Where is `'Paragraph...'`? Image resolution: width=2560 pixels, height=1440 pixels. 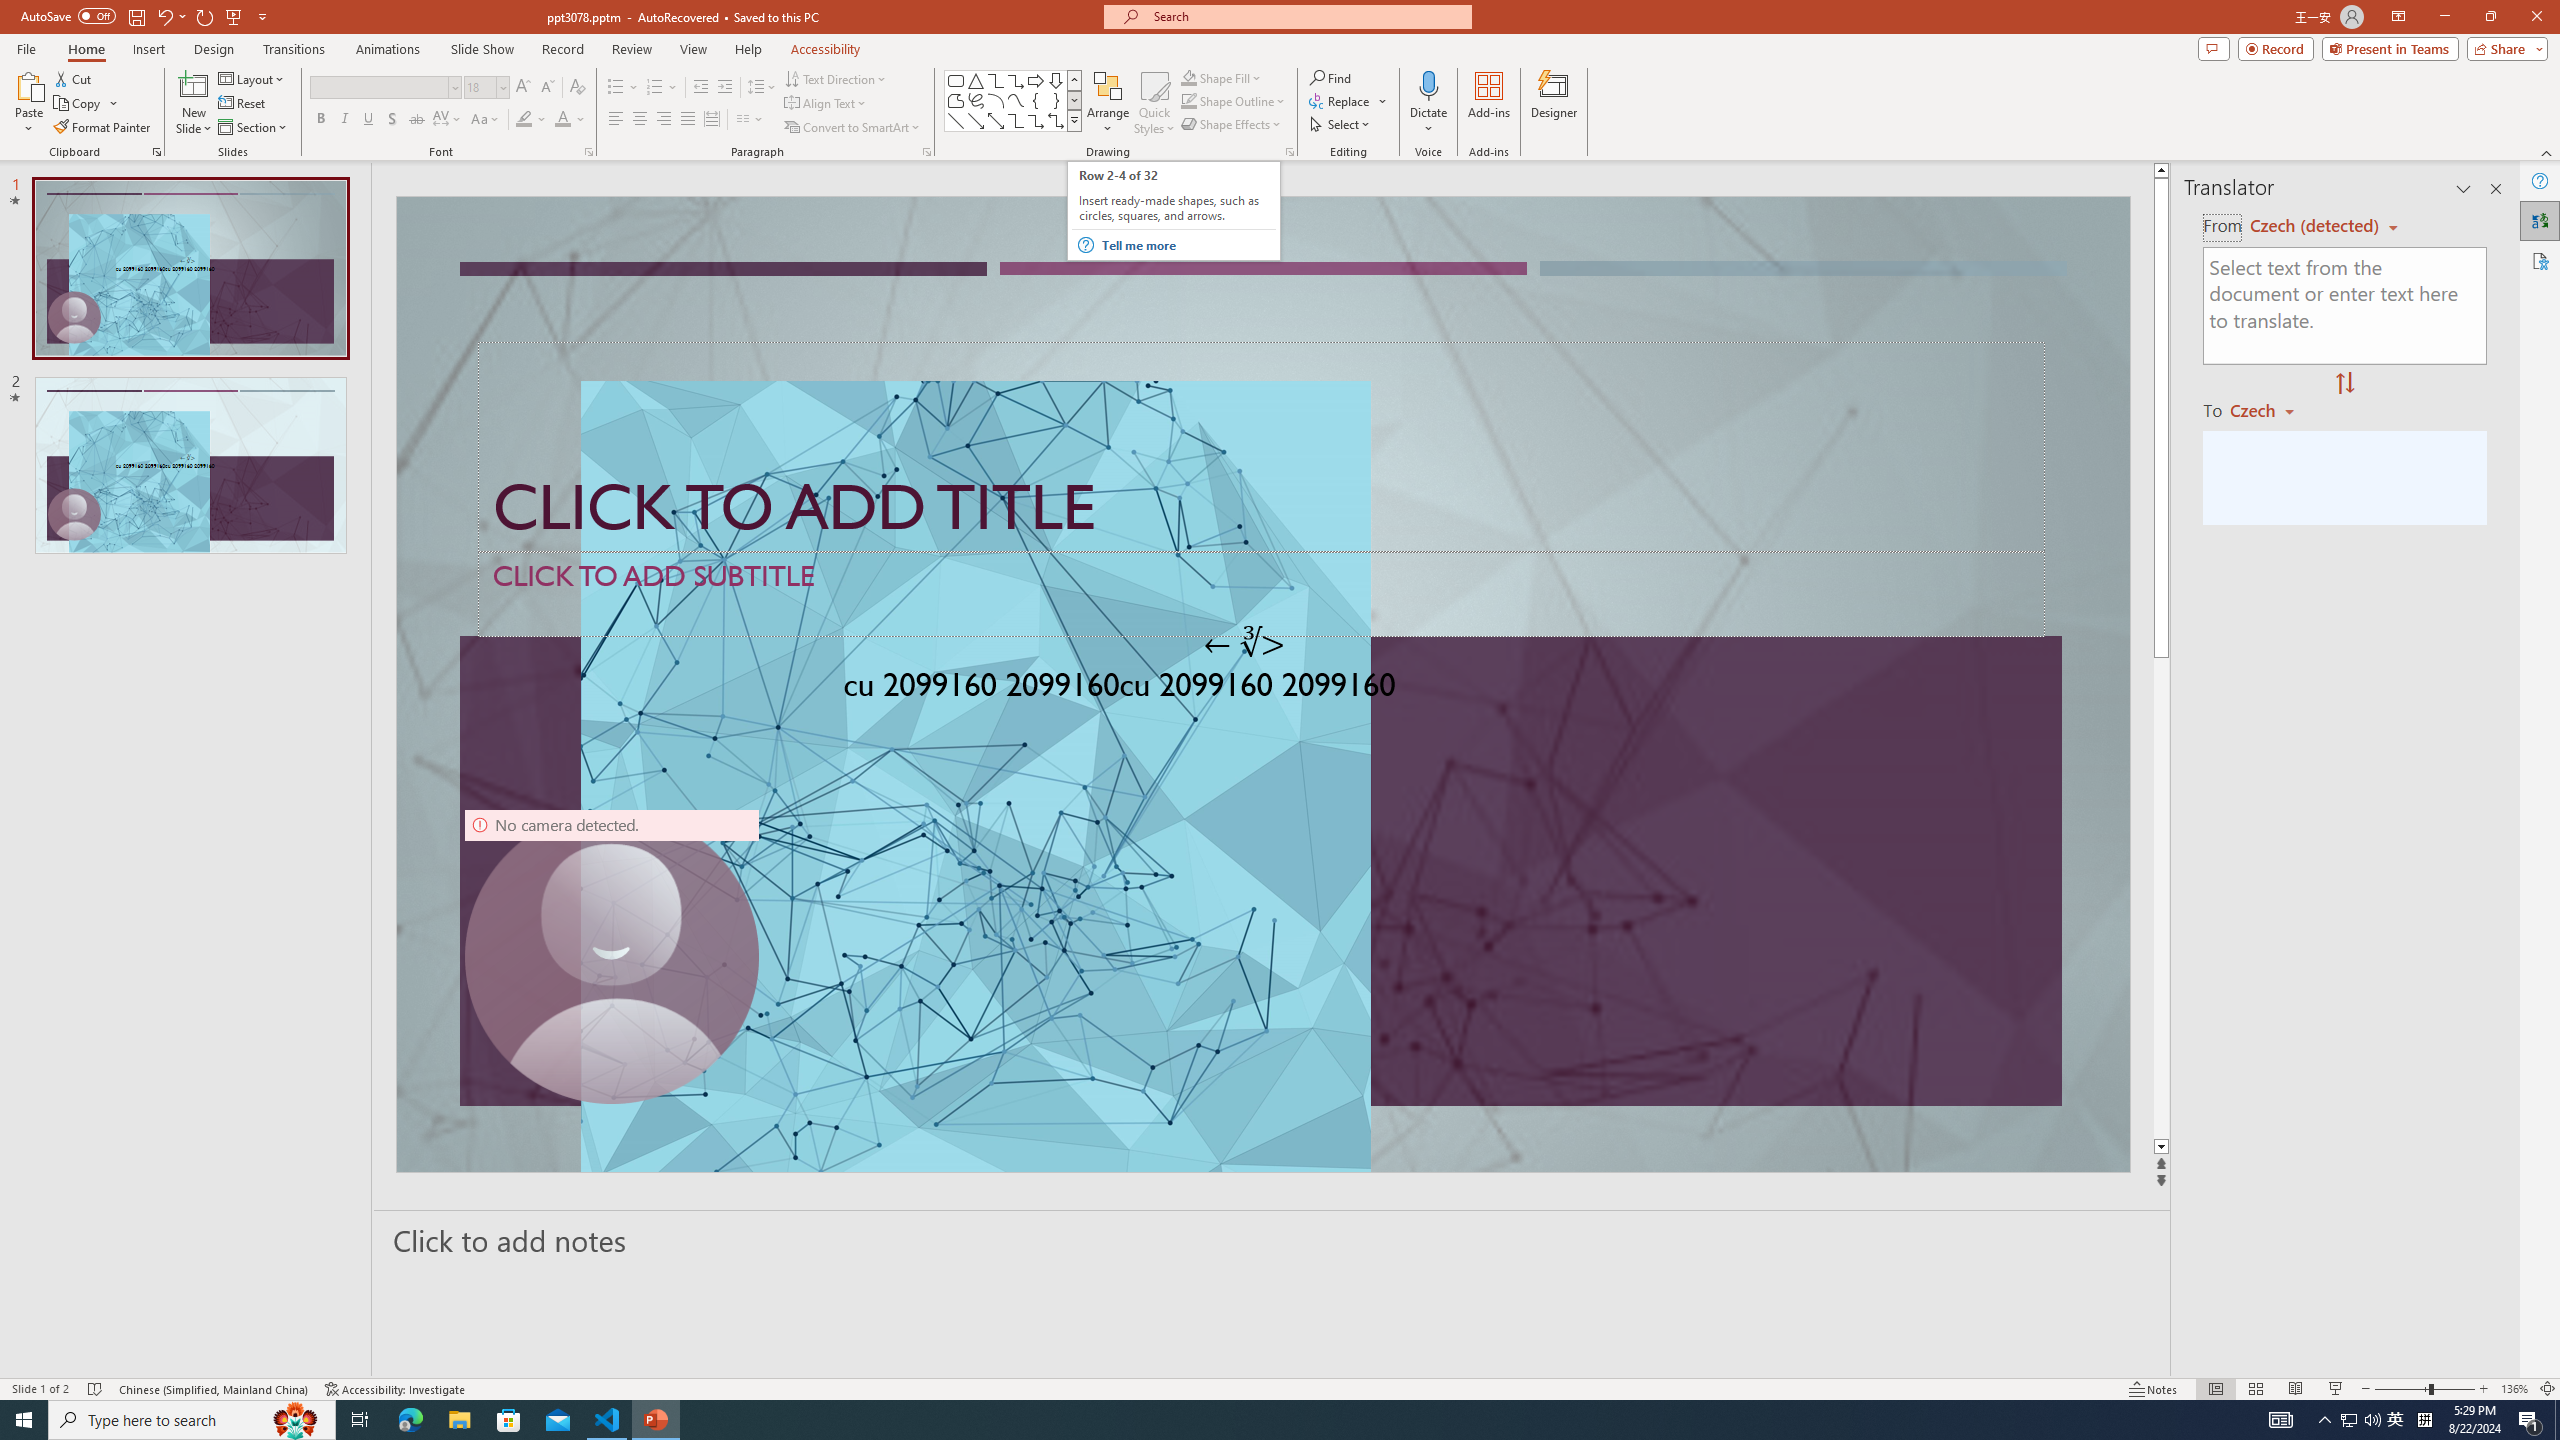 'Paragraph...' is located at coordinates (925, 150).